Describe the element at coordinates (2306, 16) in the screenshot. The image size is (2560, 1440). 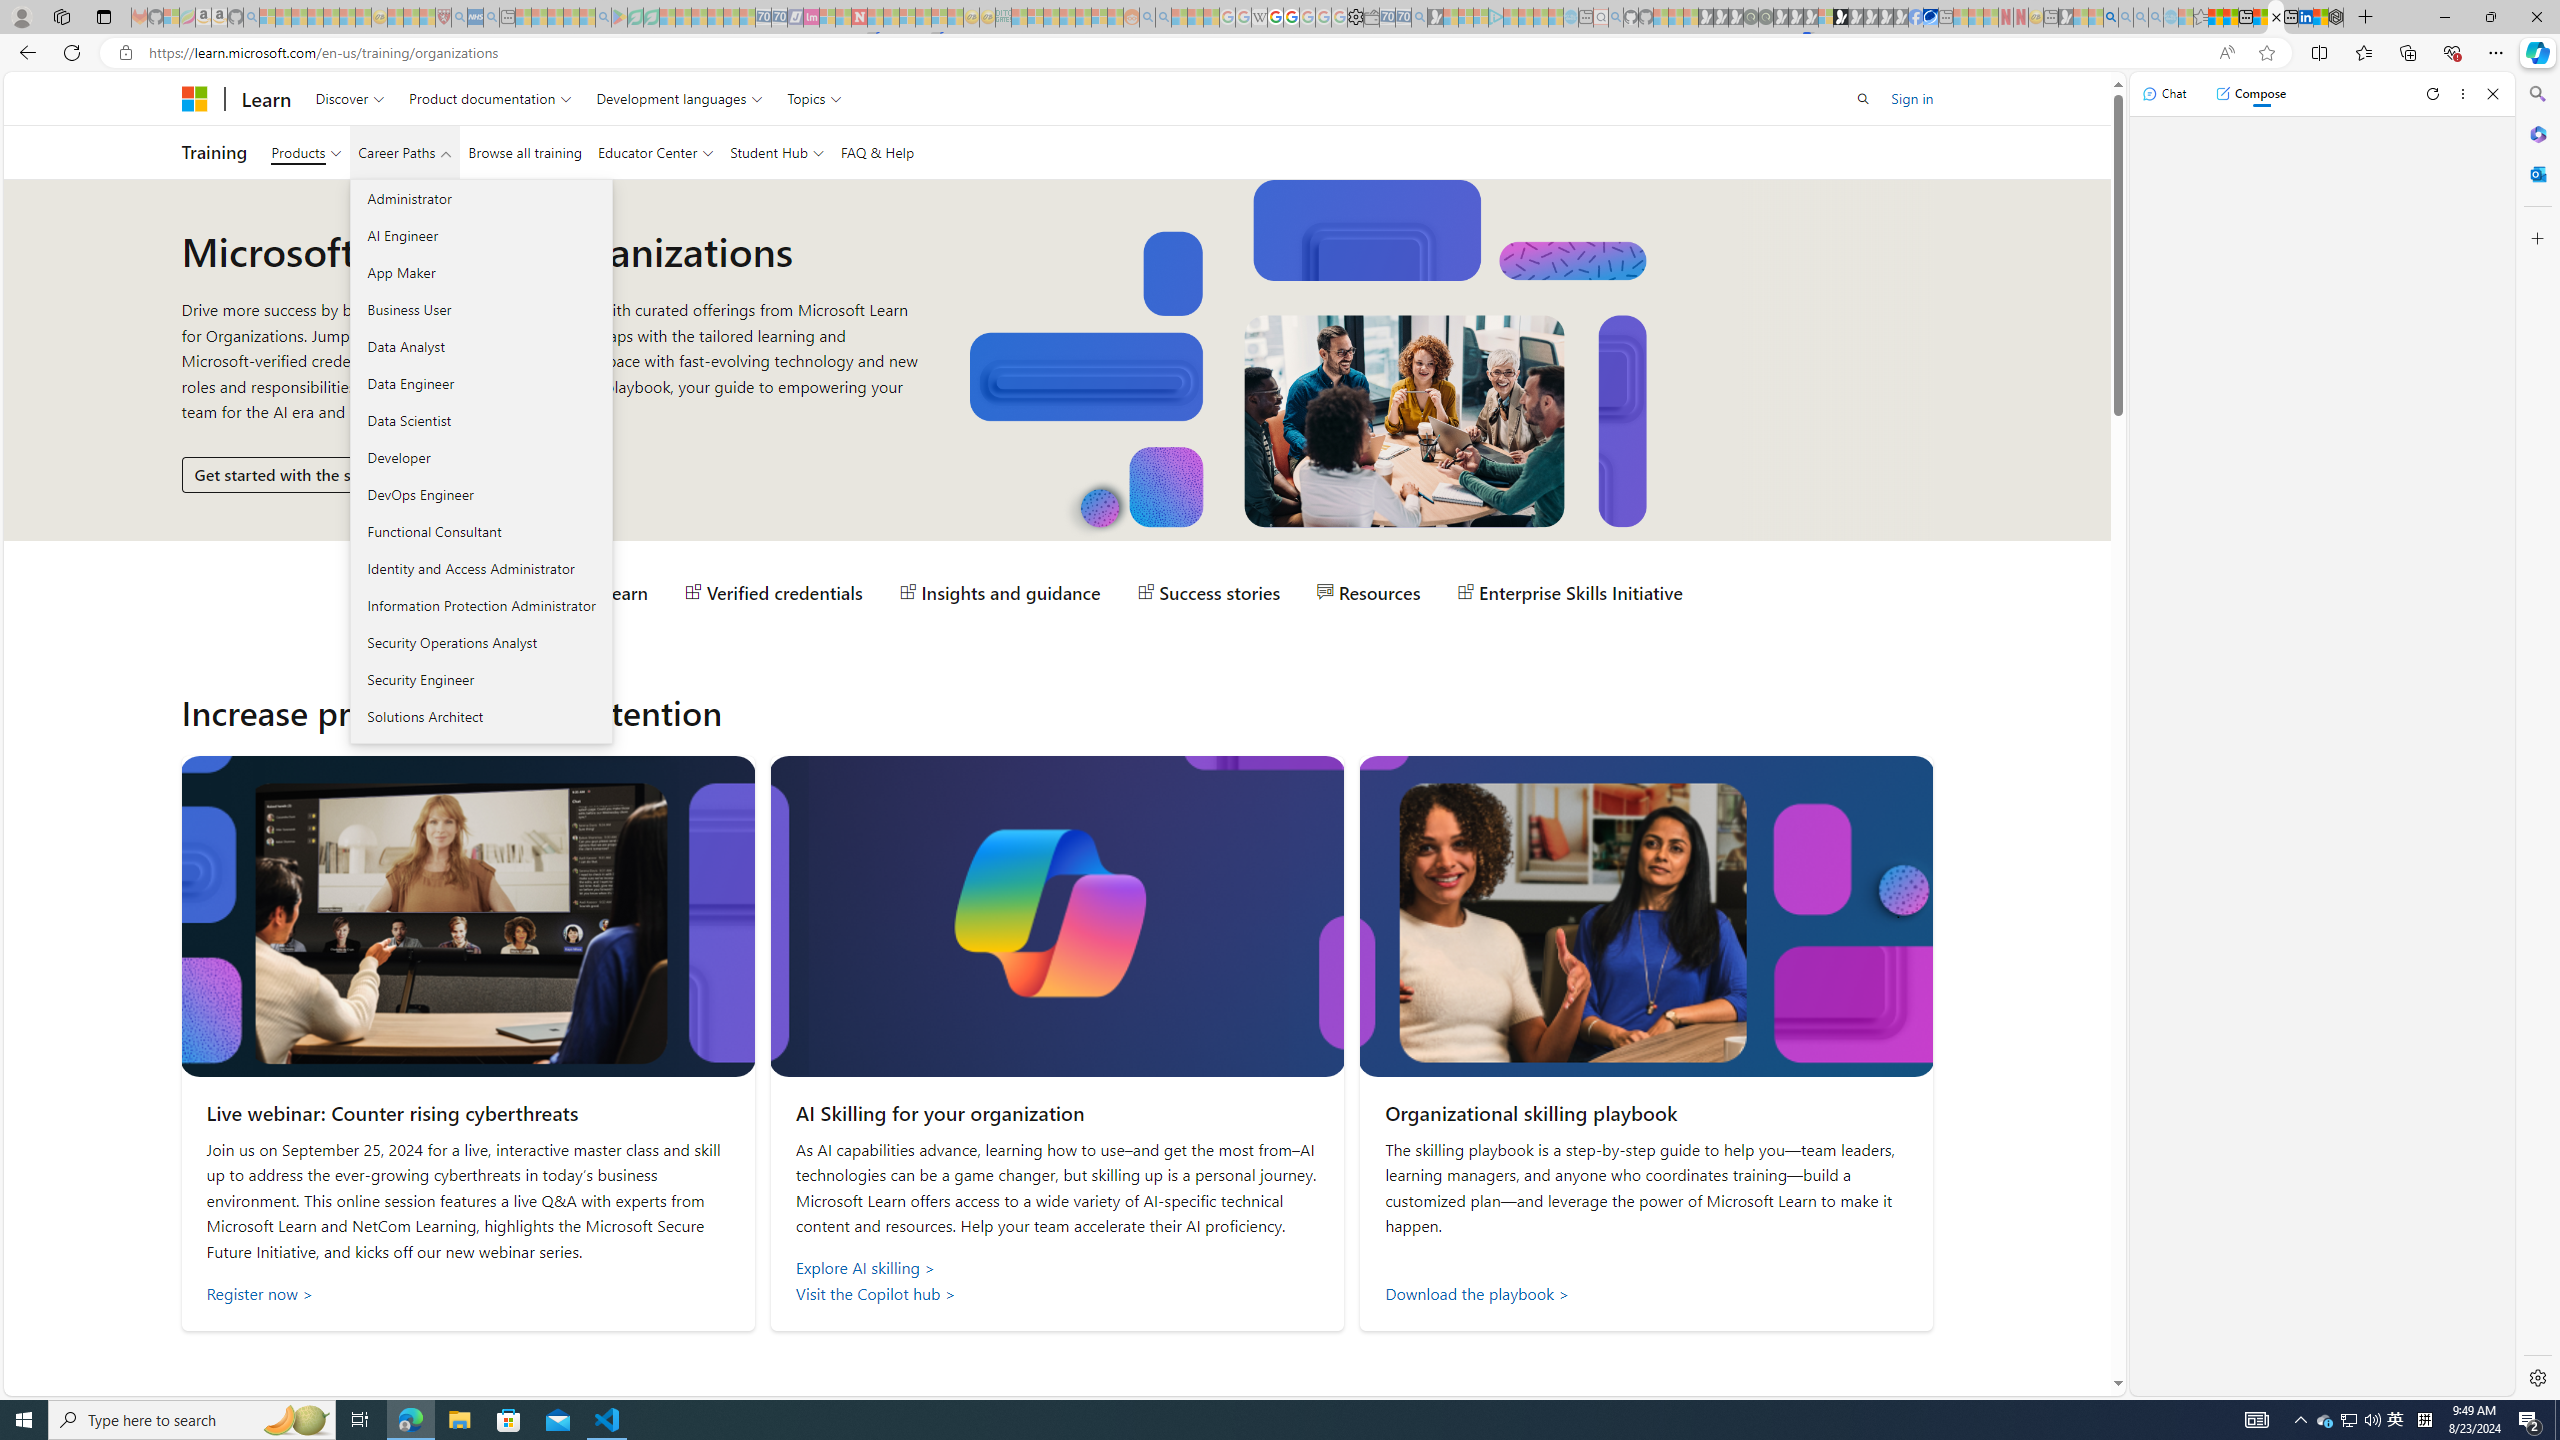
I see `'LinkedIn'` at that location.